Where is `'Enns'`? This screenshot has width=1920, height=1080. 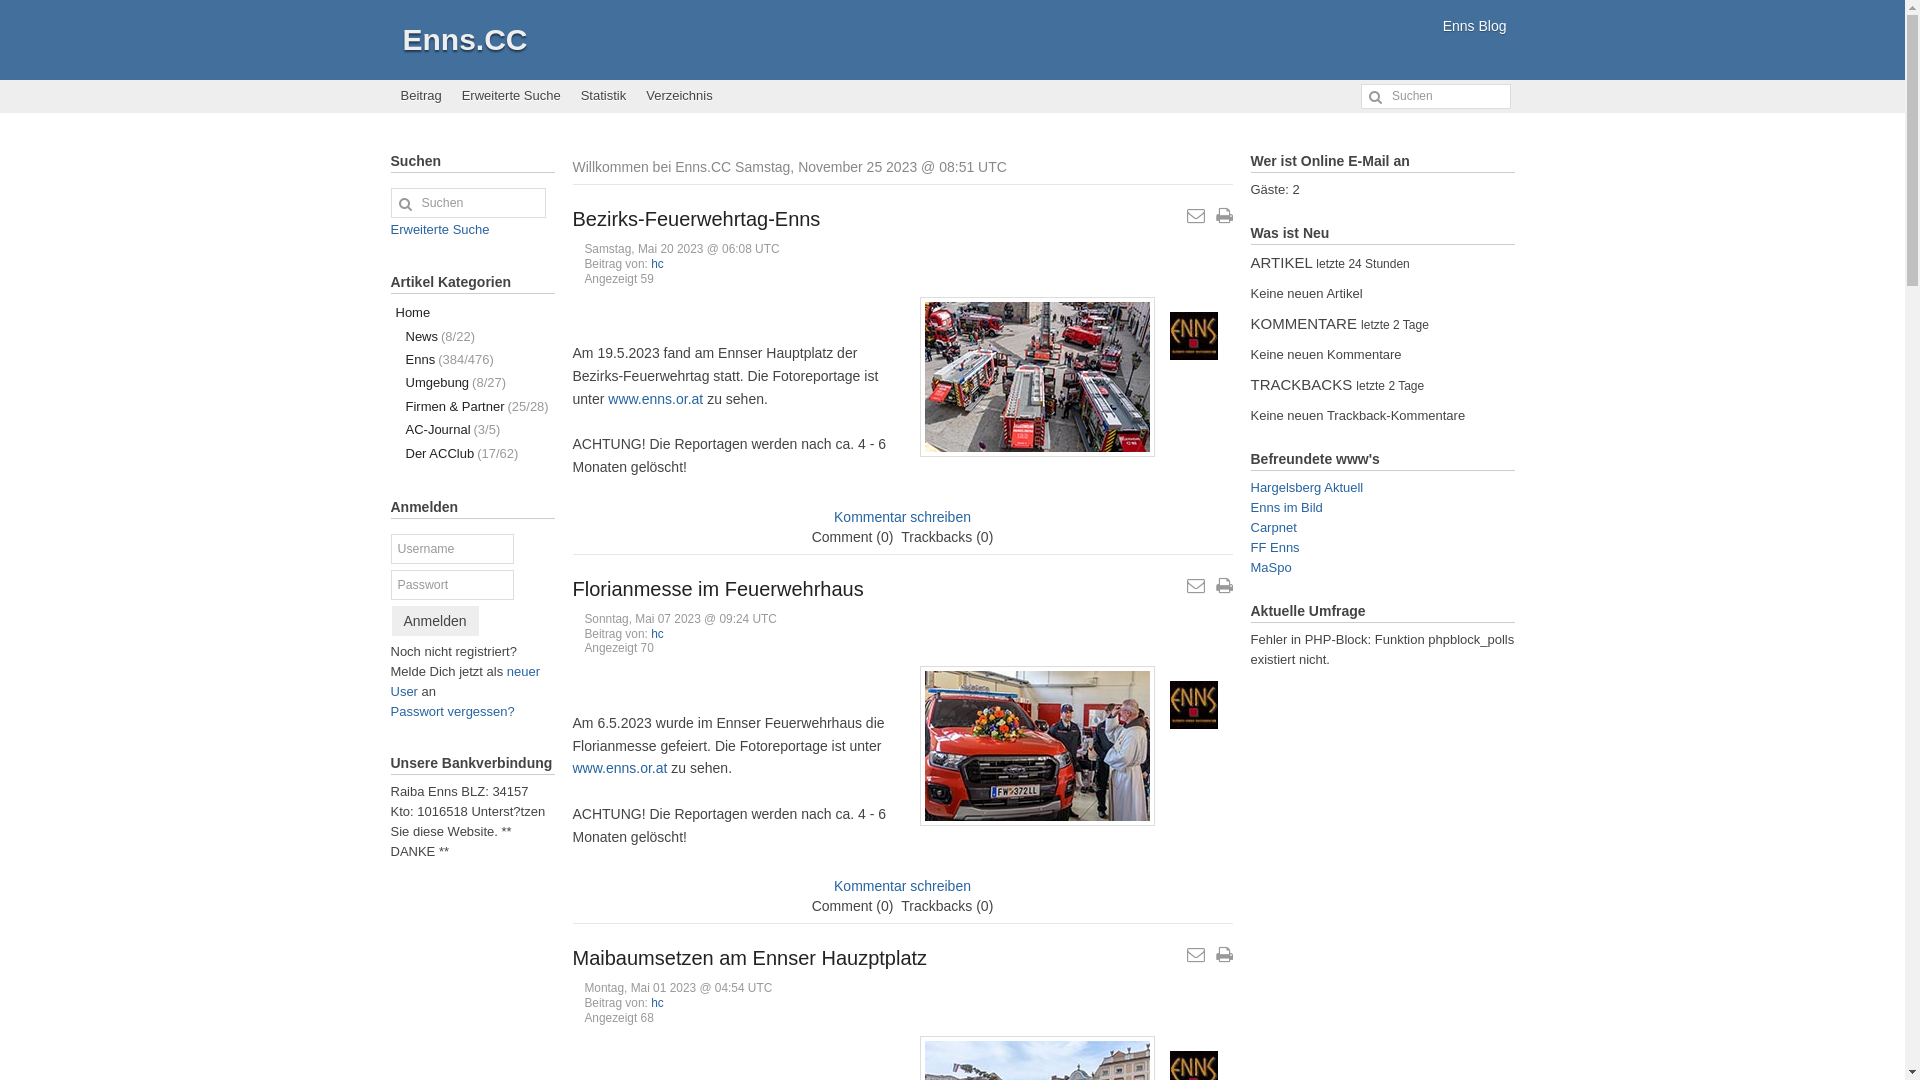
'Enns' is located at coordinates (1194, 334).